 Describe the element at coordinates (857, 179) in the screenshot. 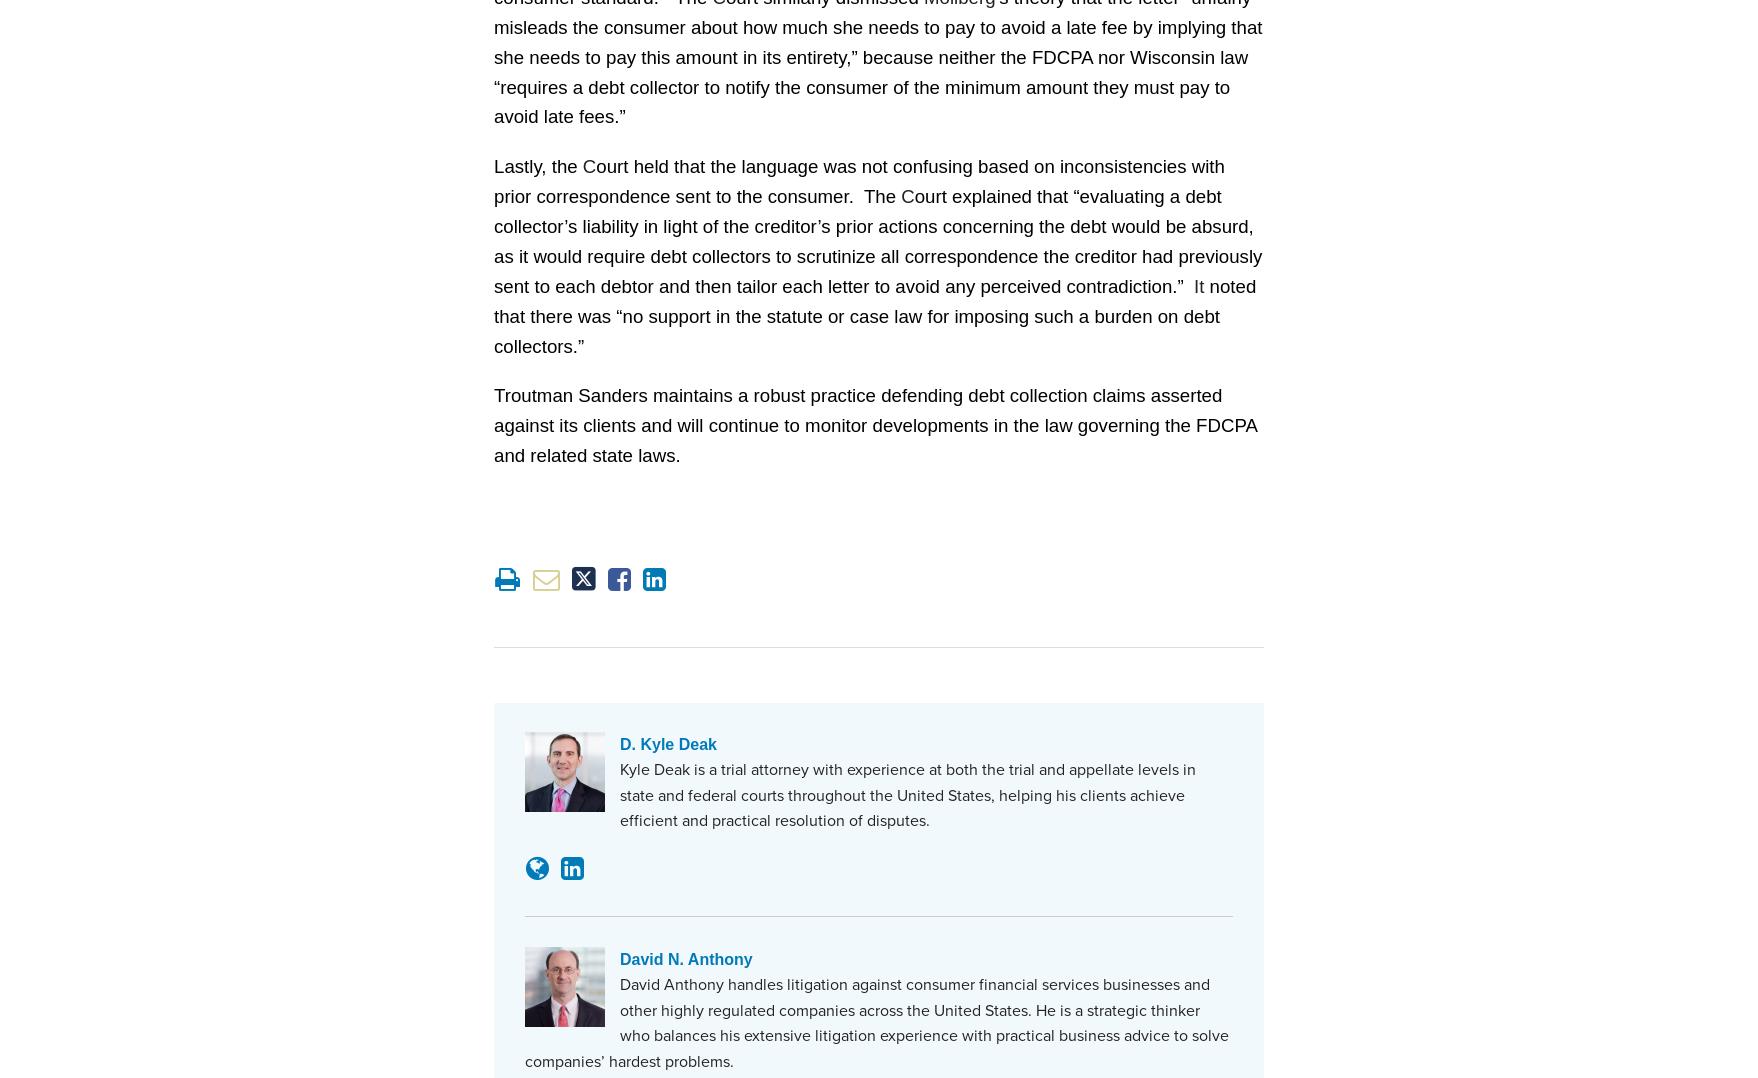

I see `'ourt held that the language was not confusing based on inconsistencies with prior correspondence sent to the consumer.  The'` at that location.